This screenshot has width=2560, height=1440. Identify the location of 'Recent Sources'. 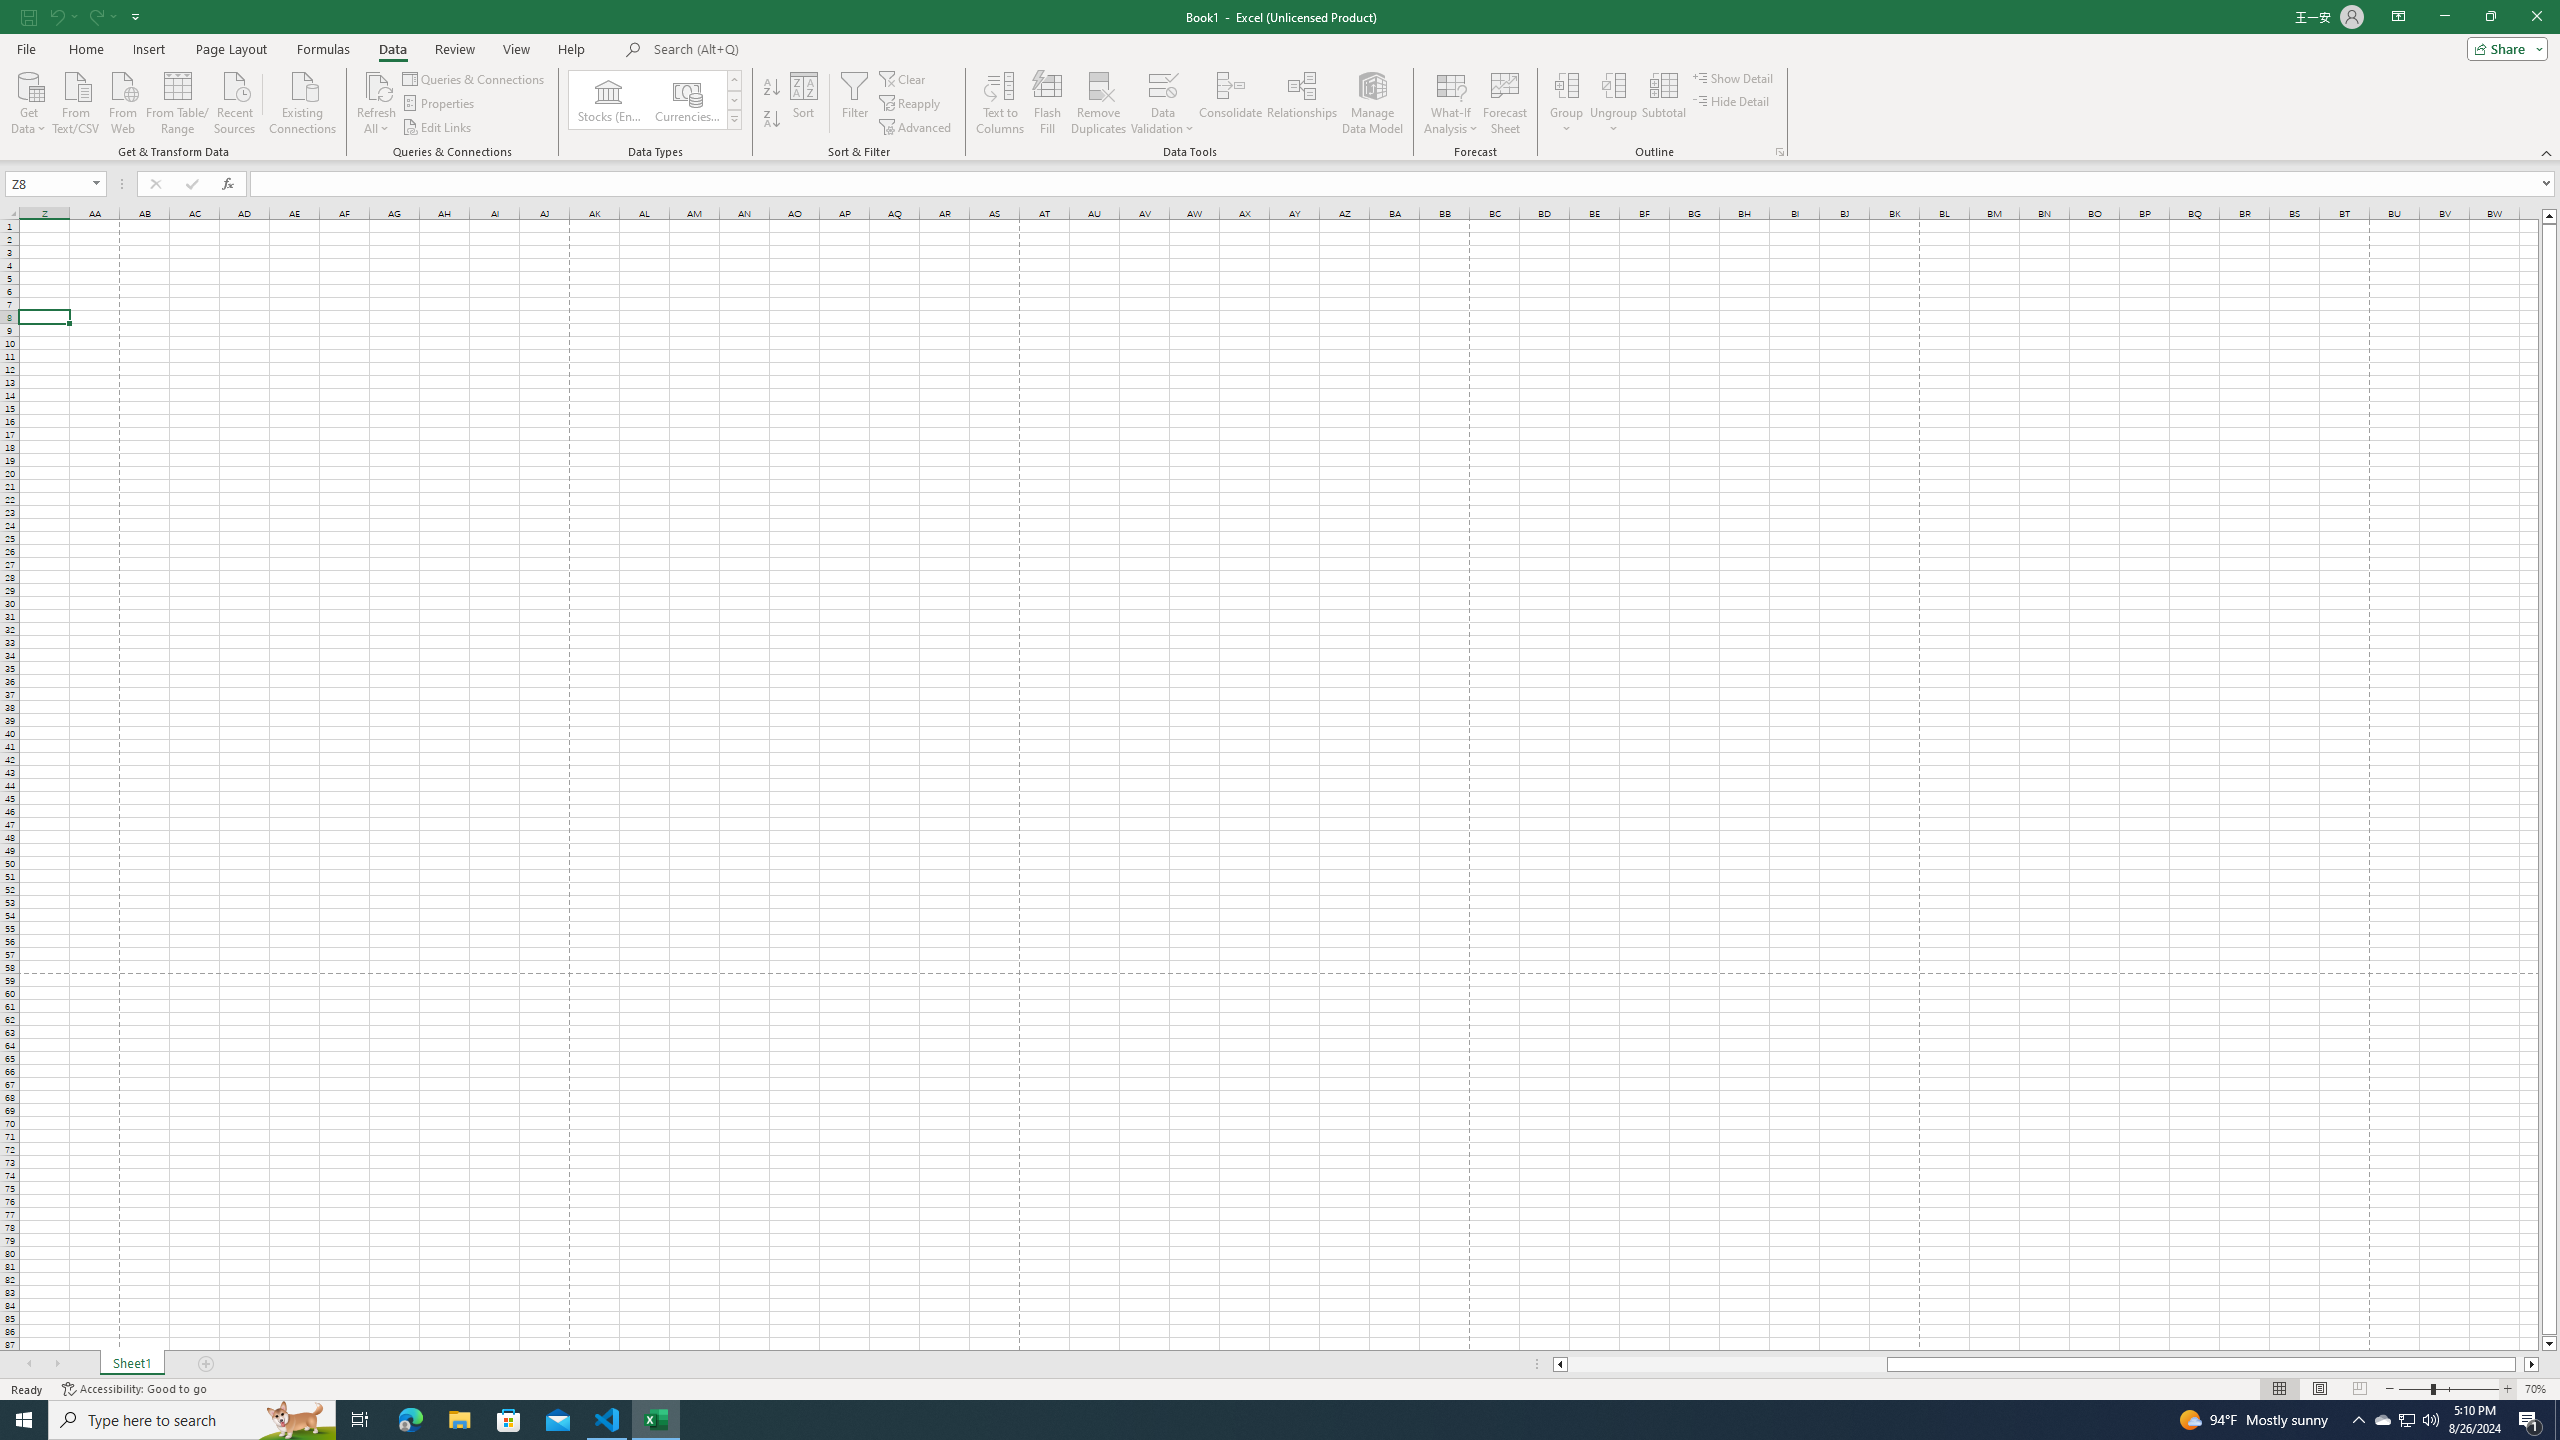
(235, 100).